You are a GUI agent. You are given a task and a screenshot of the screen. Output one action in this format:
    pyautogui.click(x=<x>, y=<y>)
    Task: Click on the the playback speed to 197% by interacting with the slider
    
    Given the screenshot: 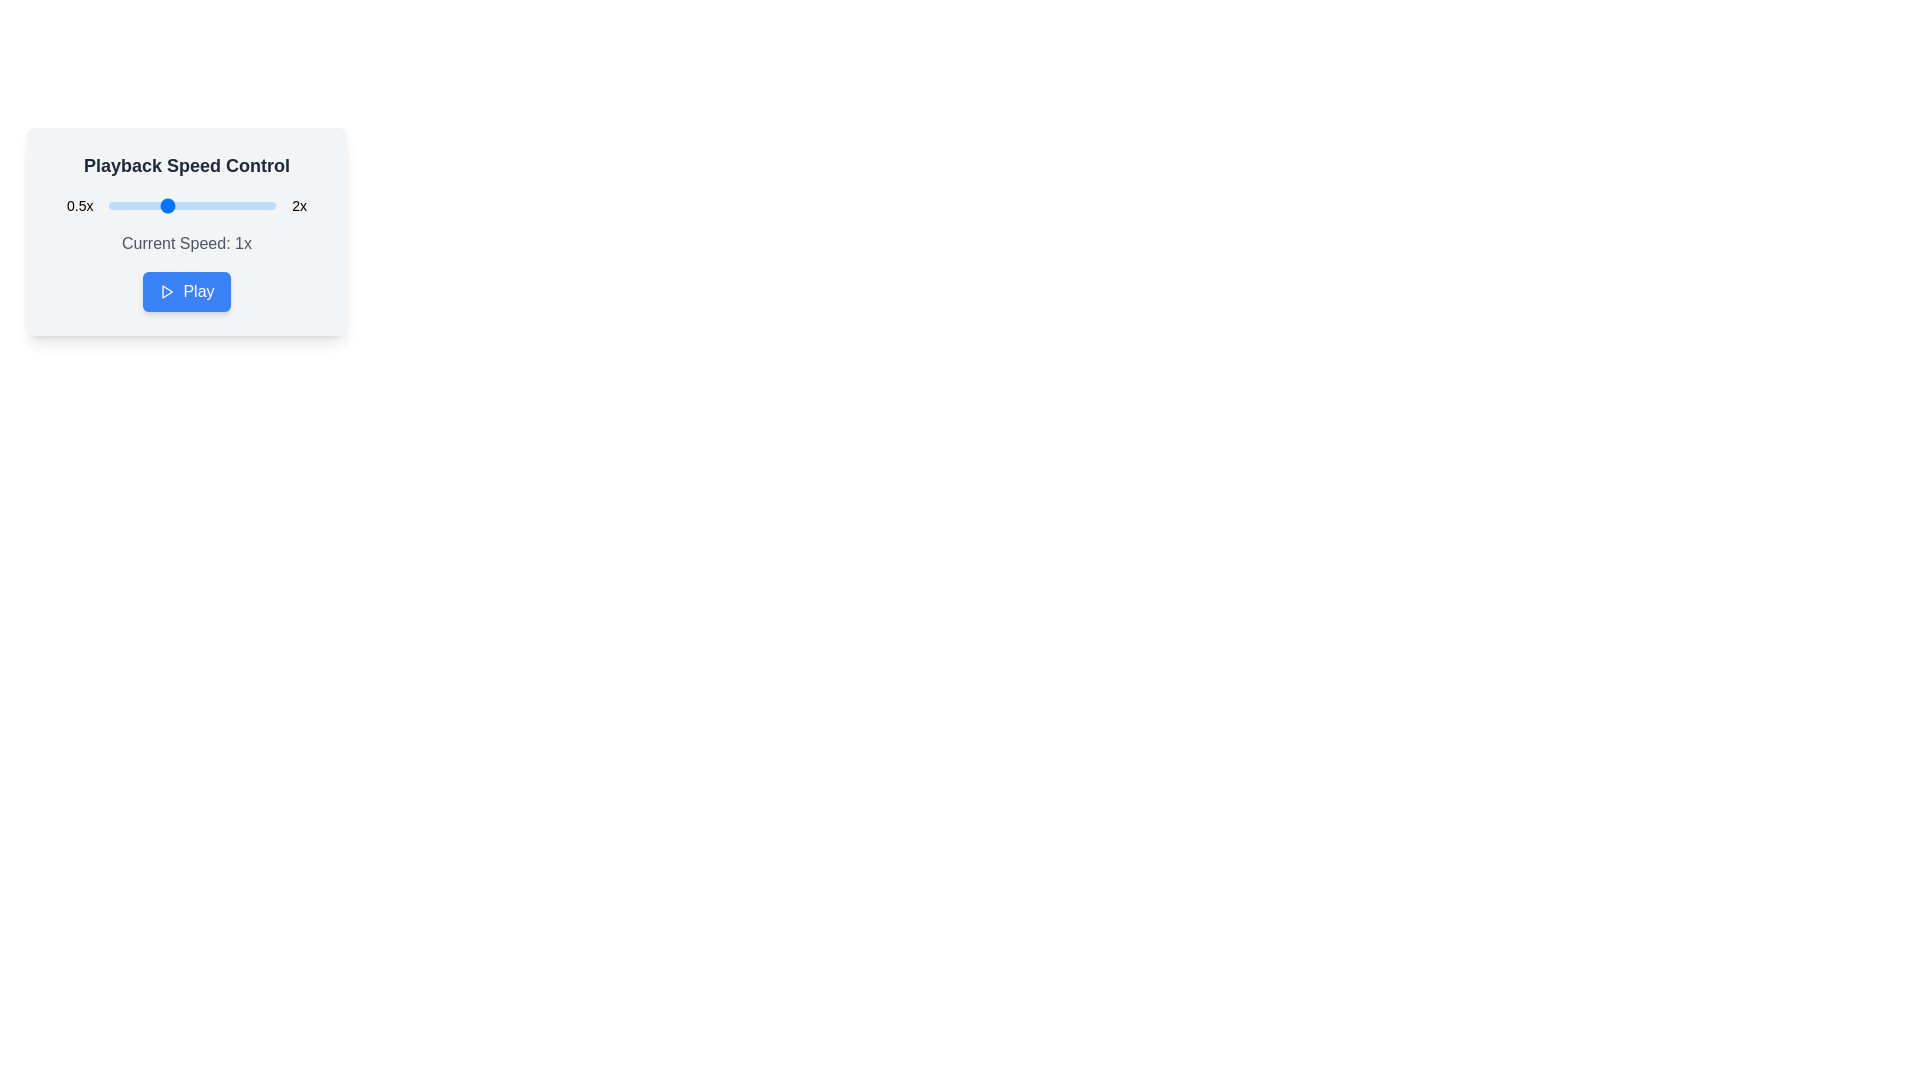 What is the action you would take?
    pyautogui.click(x=271, y=205)
    